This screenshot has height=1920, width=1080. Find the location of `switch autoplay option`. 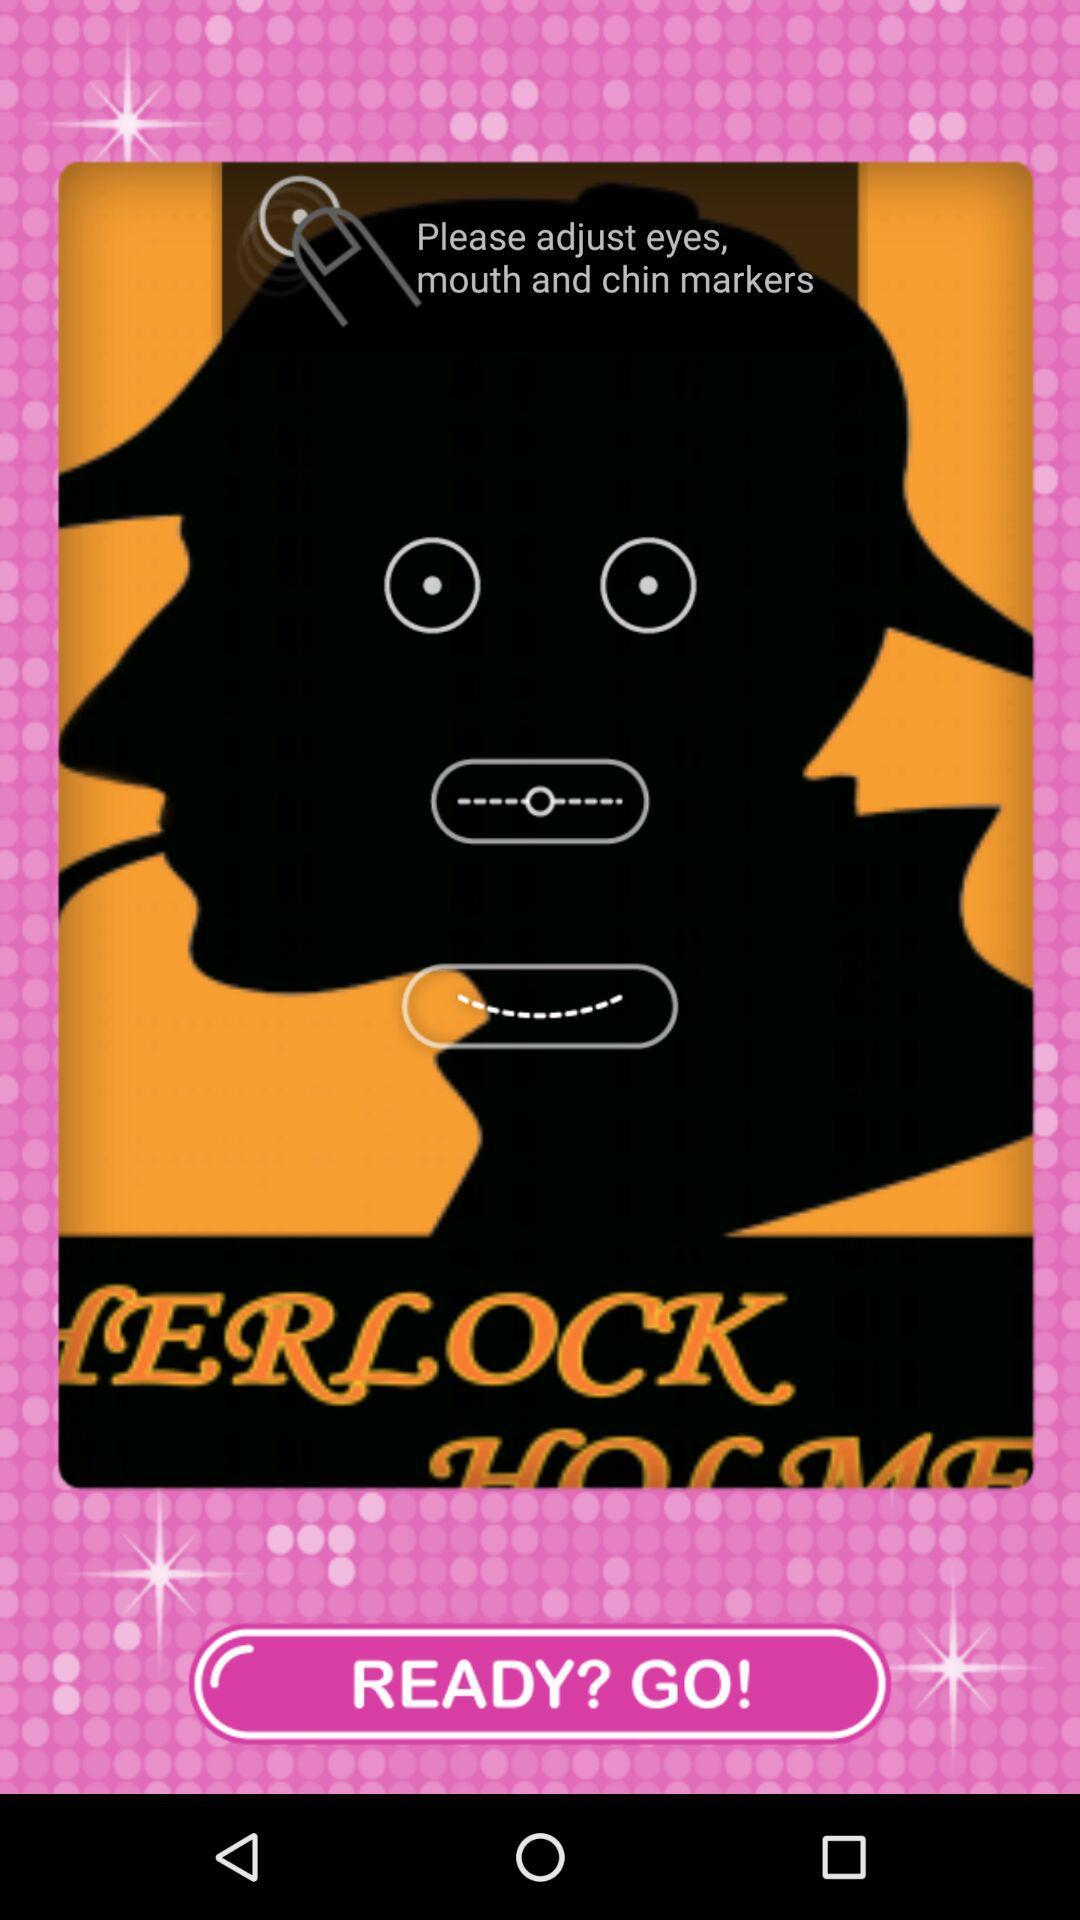

switch autoplay option is located at coordinates (540, 1682).